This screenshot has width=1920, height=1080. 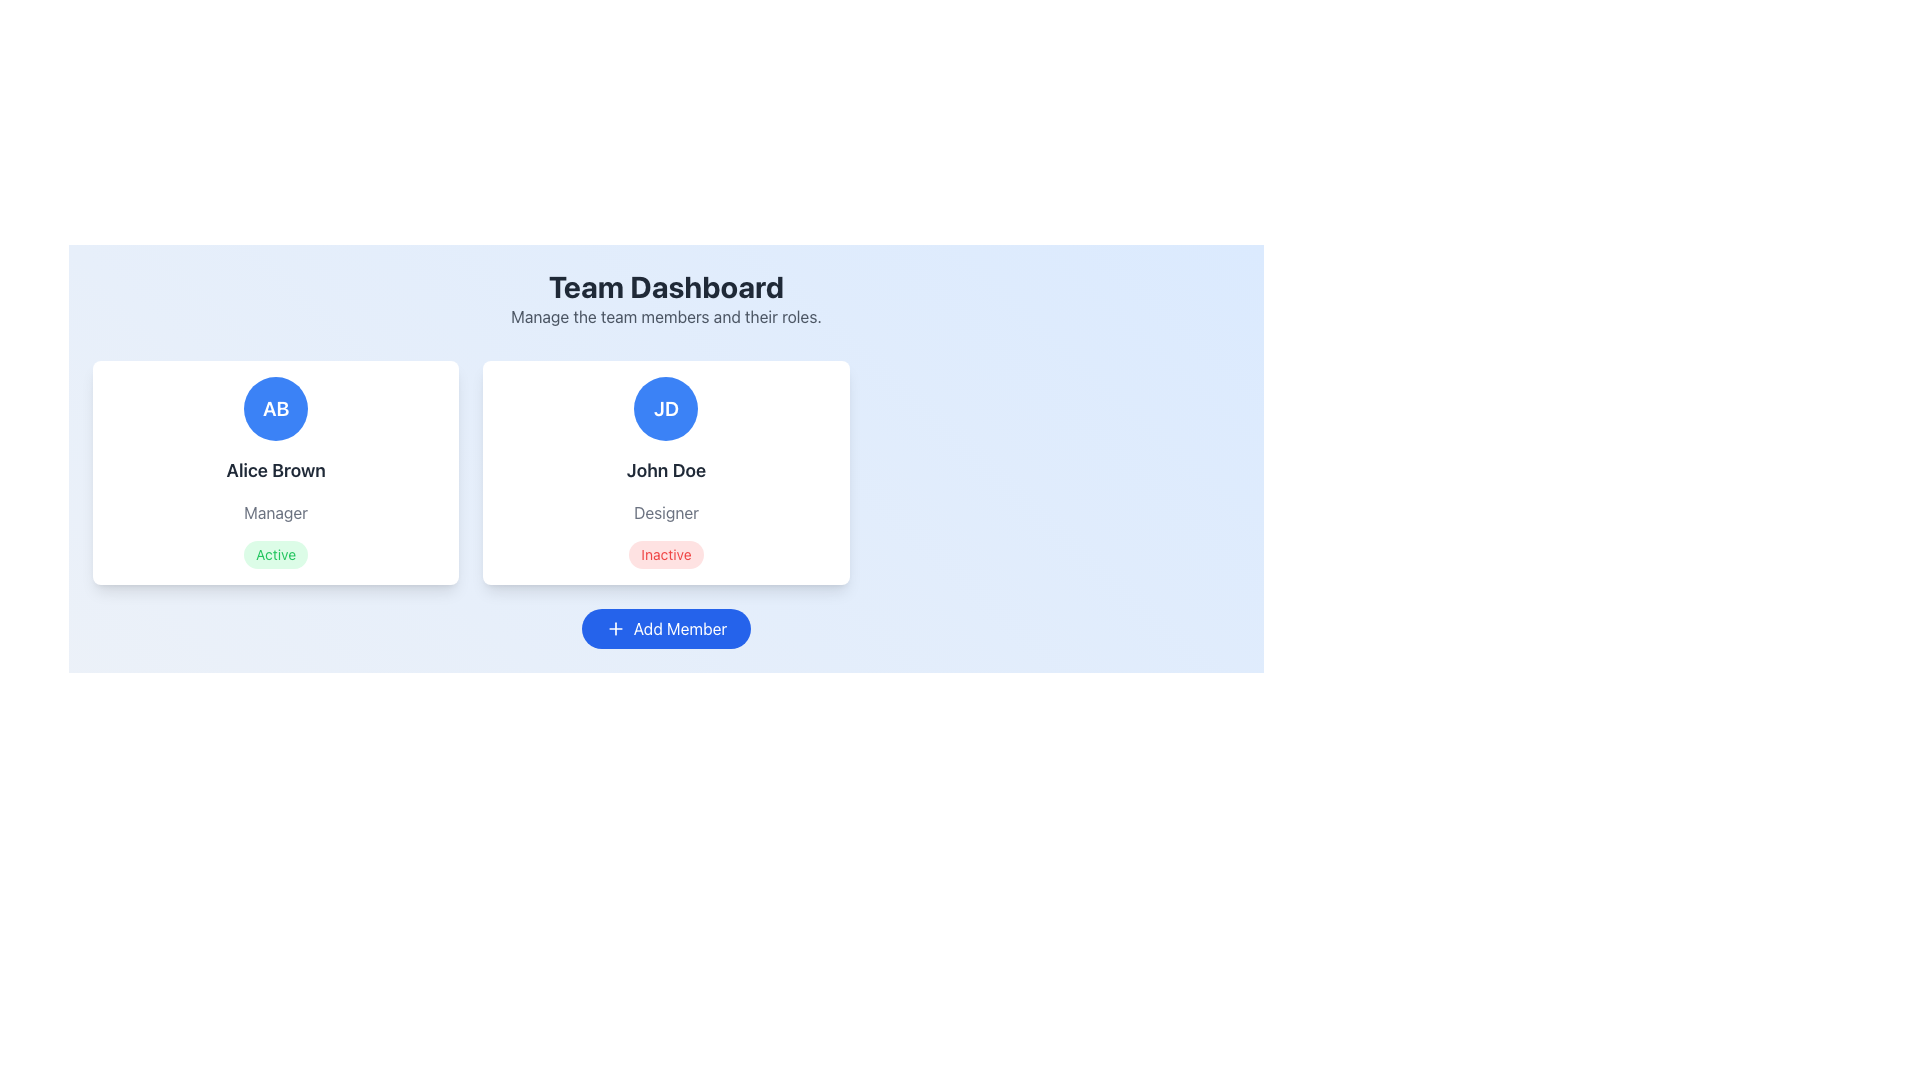 I want to click on the user profile summary card that displays the user's initials, full name, position, and activity status, specifically the second card in the grid layout under the 'Team Dashboard' title, so click(x=666, y=473).